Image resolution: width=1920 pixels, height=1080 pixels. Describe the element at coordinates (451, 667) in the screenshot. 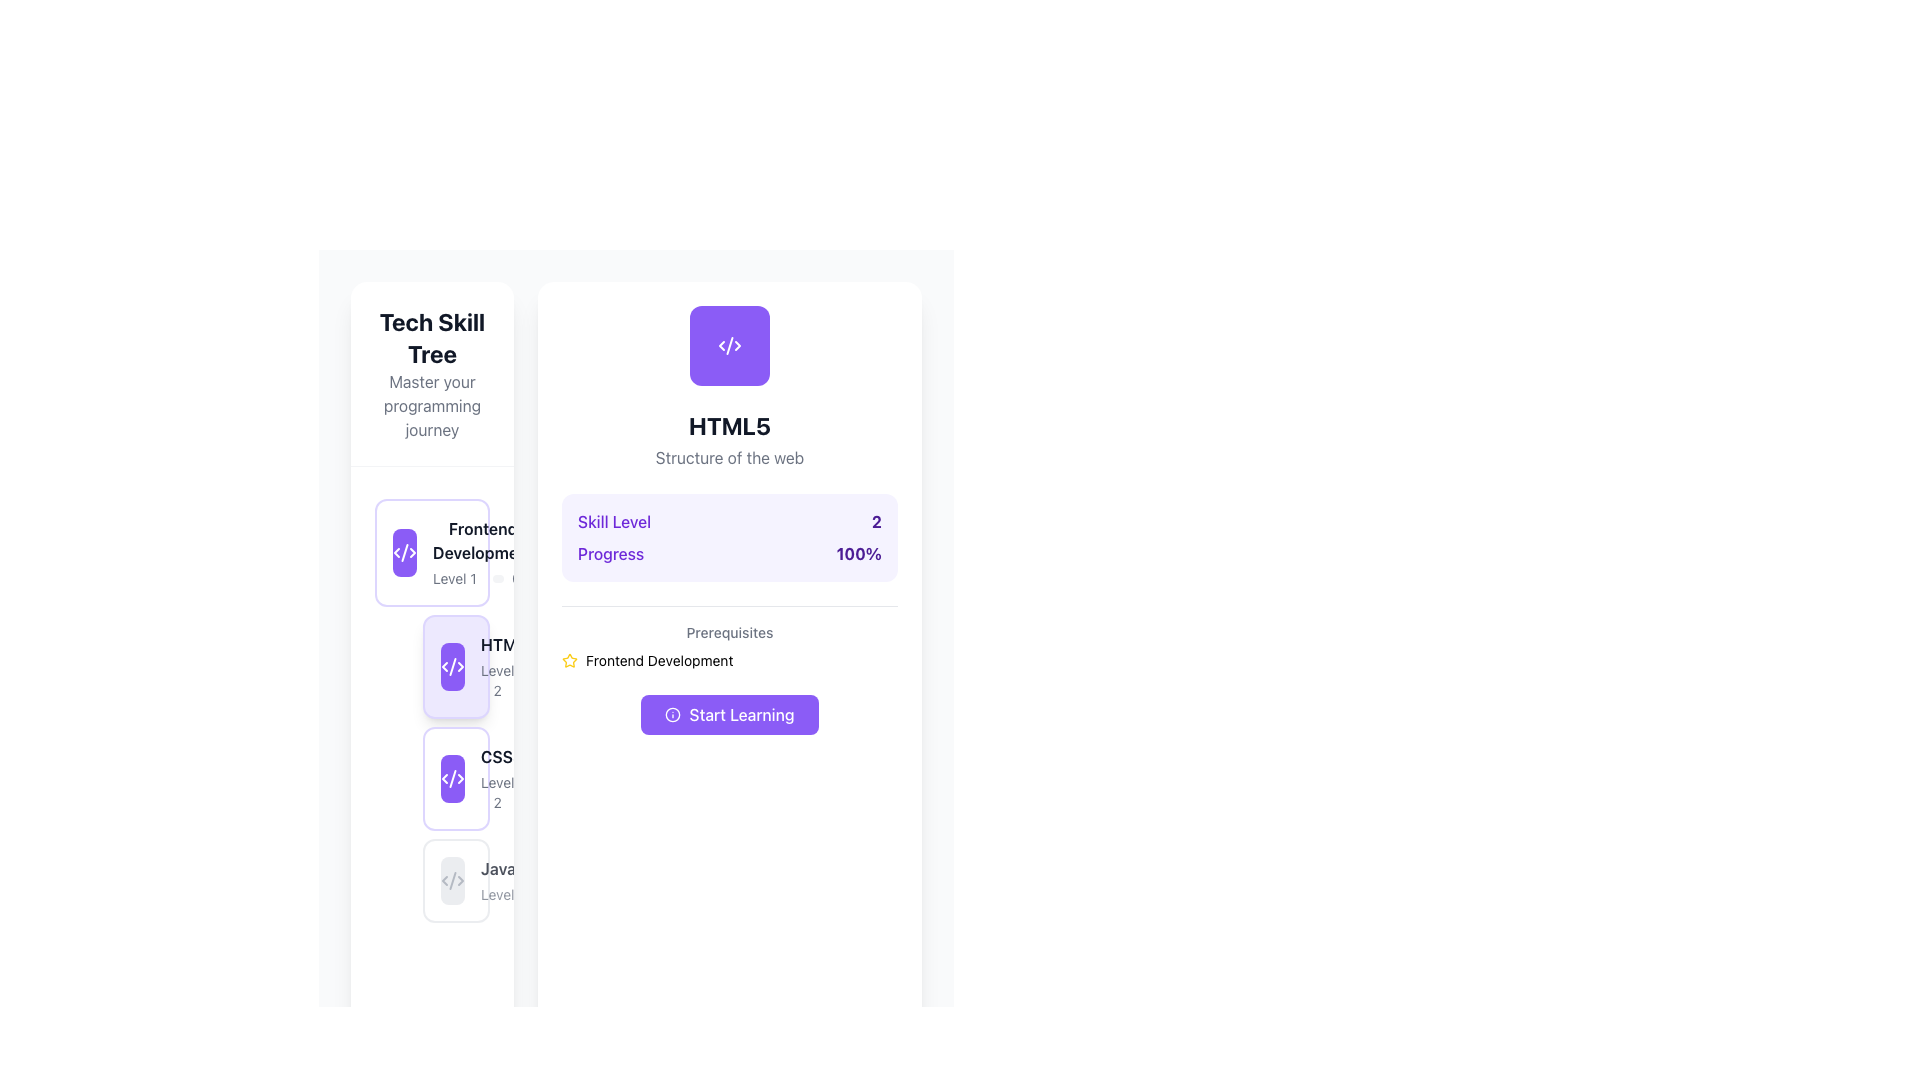

I see `the violet-colored icon with code brackets (</>) that represents programming content, located within the 'HTML5' skill card` at that location.